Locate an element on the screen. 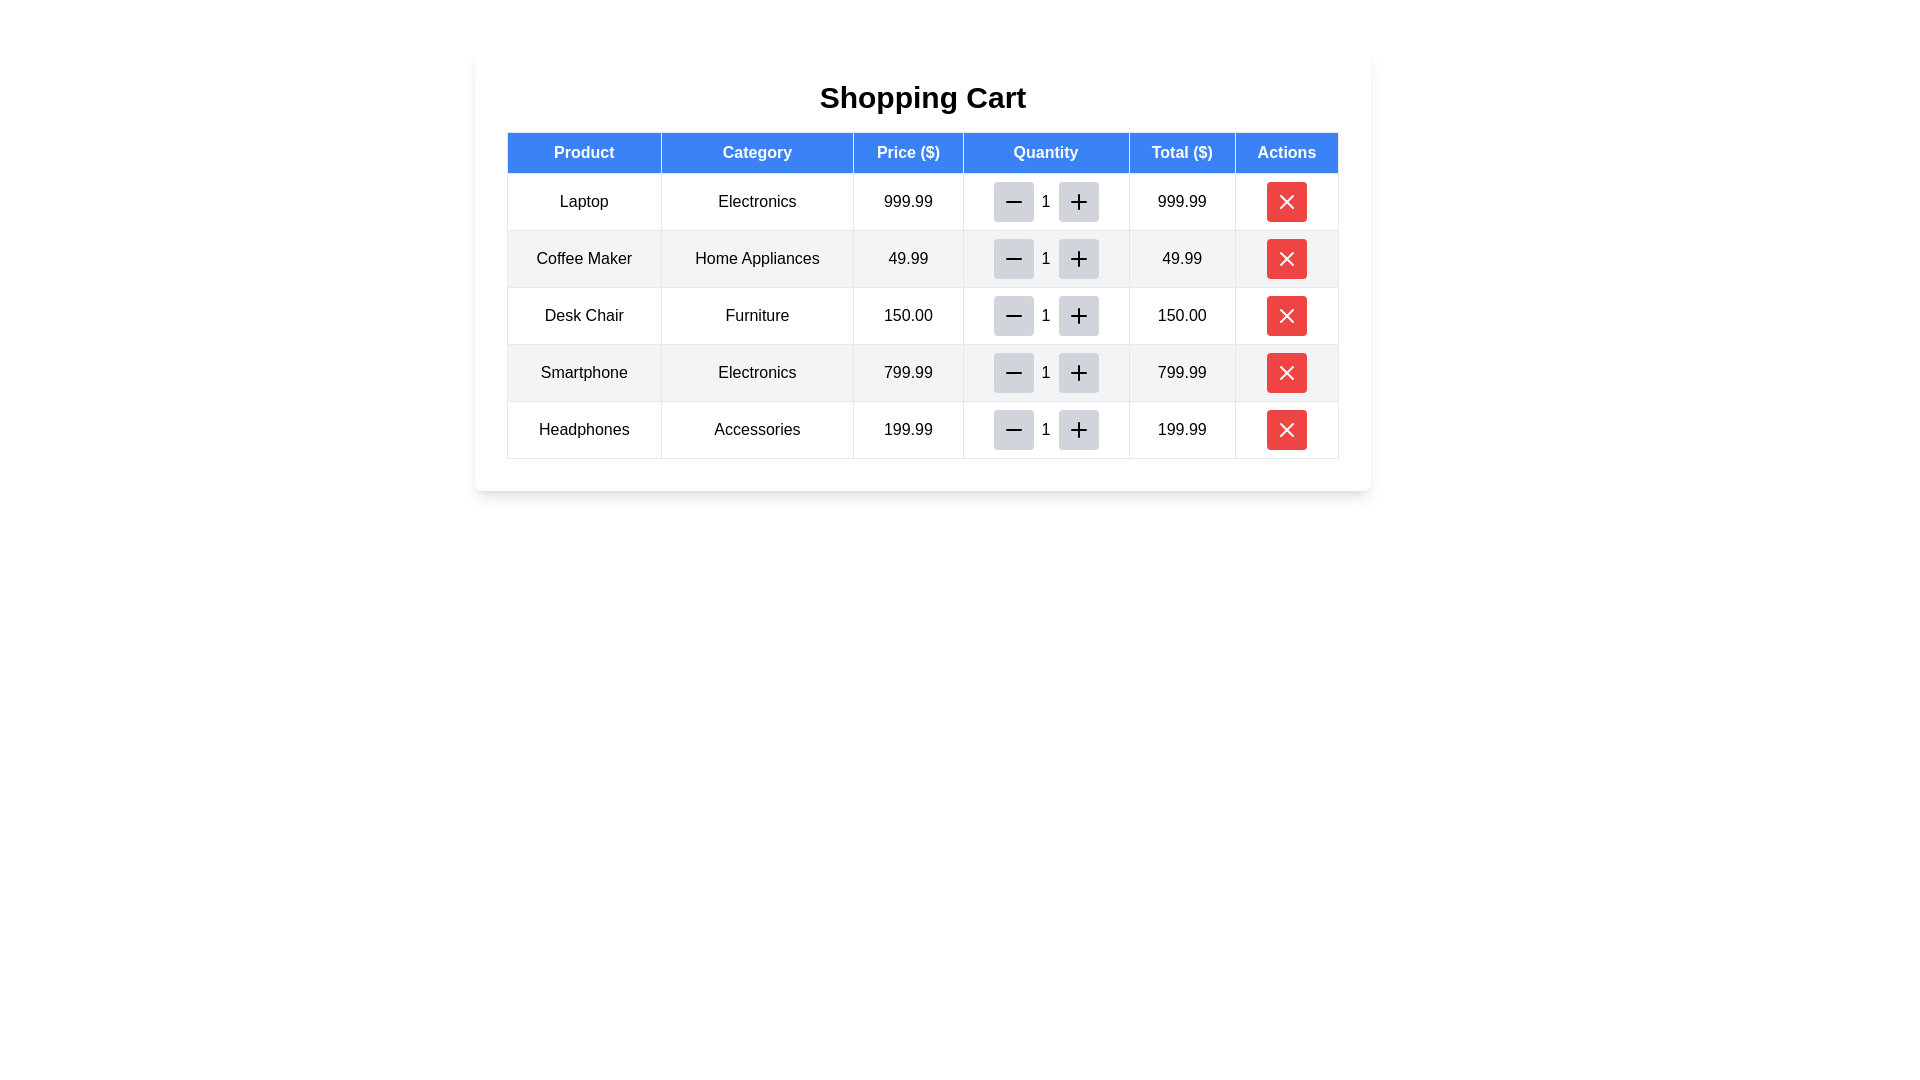 This screenshot has width=1920, height=1080. the static text displaying the numeric value '1' in the 'Quantity' column of the second row labeled 'Coffee Maker' is located at coordinates (1045, 257).